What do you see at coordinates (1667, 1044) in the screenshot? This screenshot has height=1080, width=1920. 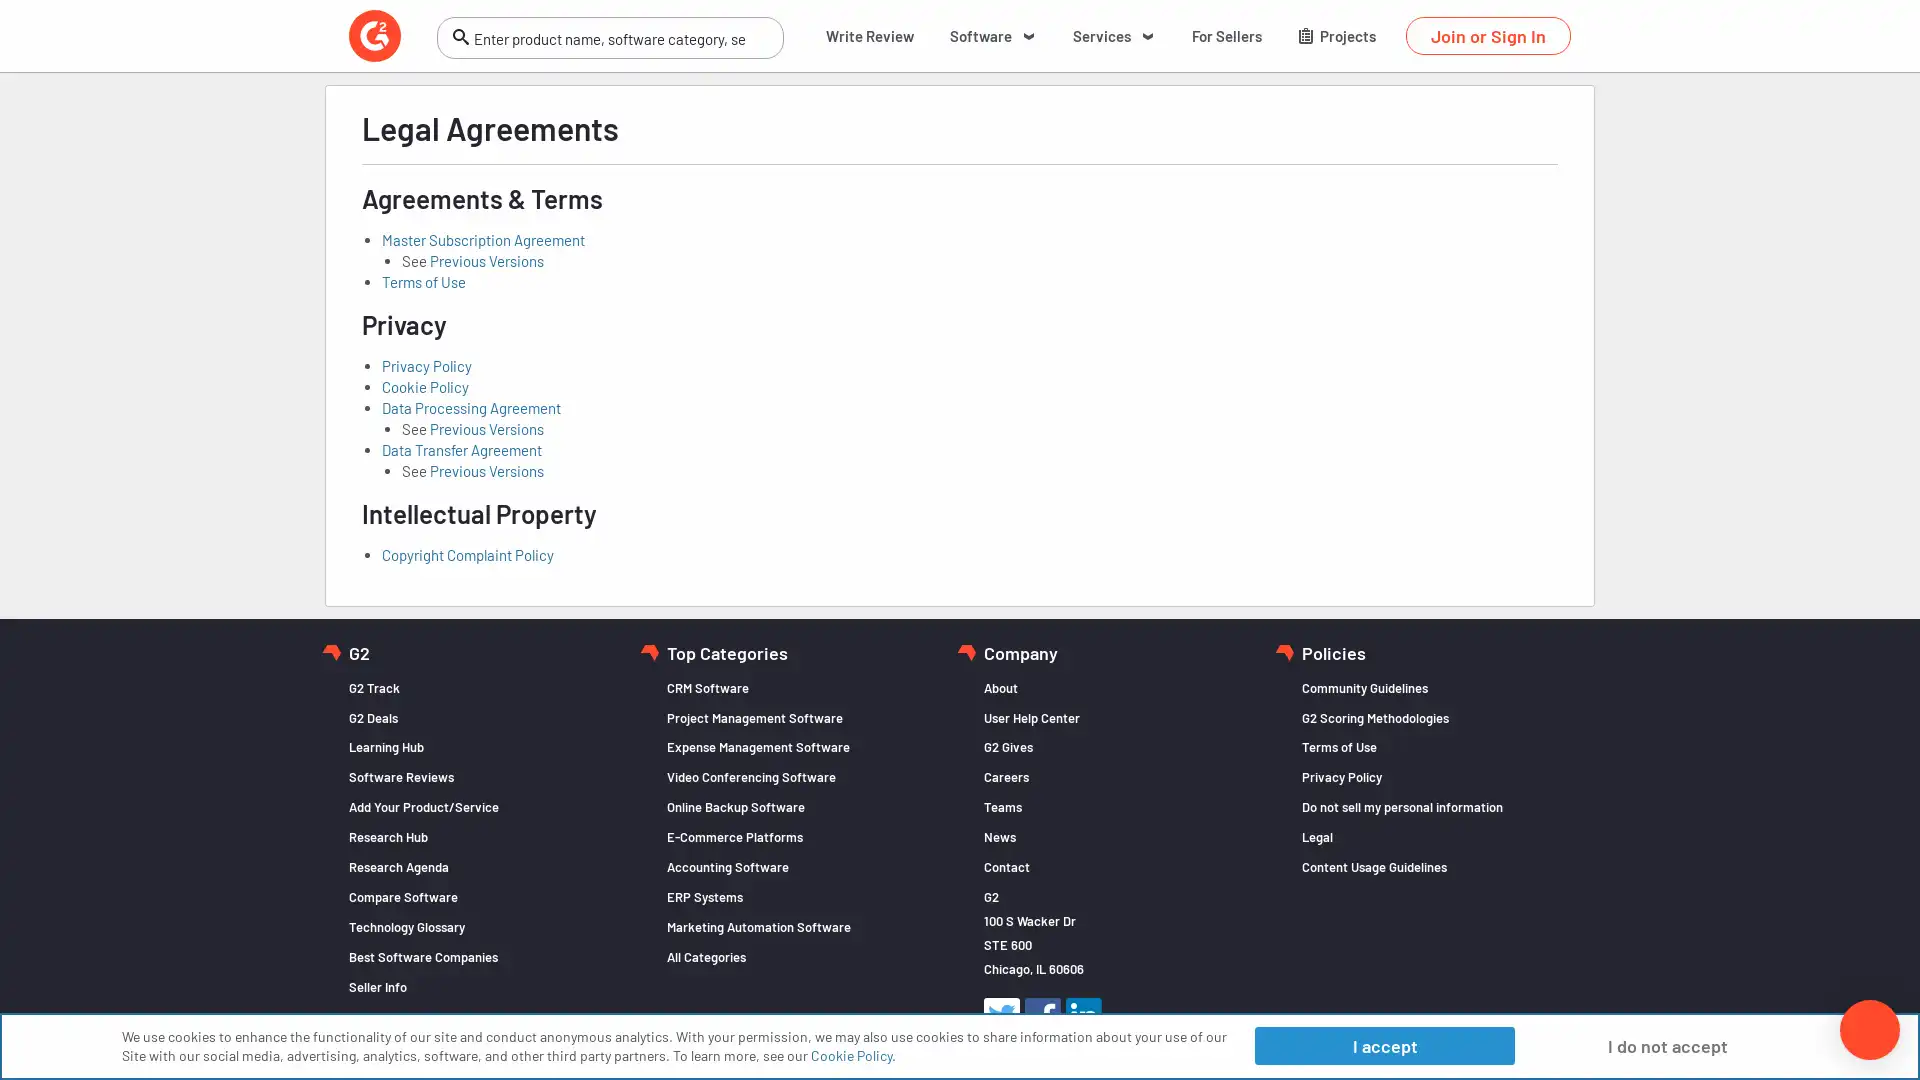 I see `I do not accept` at bounding box center [1667, 1044].